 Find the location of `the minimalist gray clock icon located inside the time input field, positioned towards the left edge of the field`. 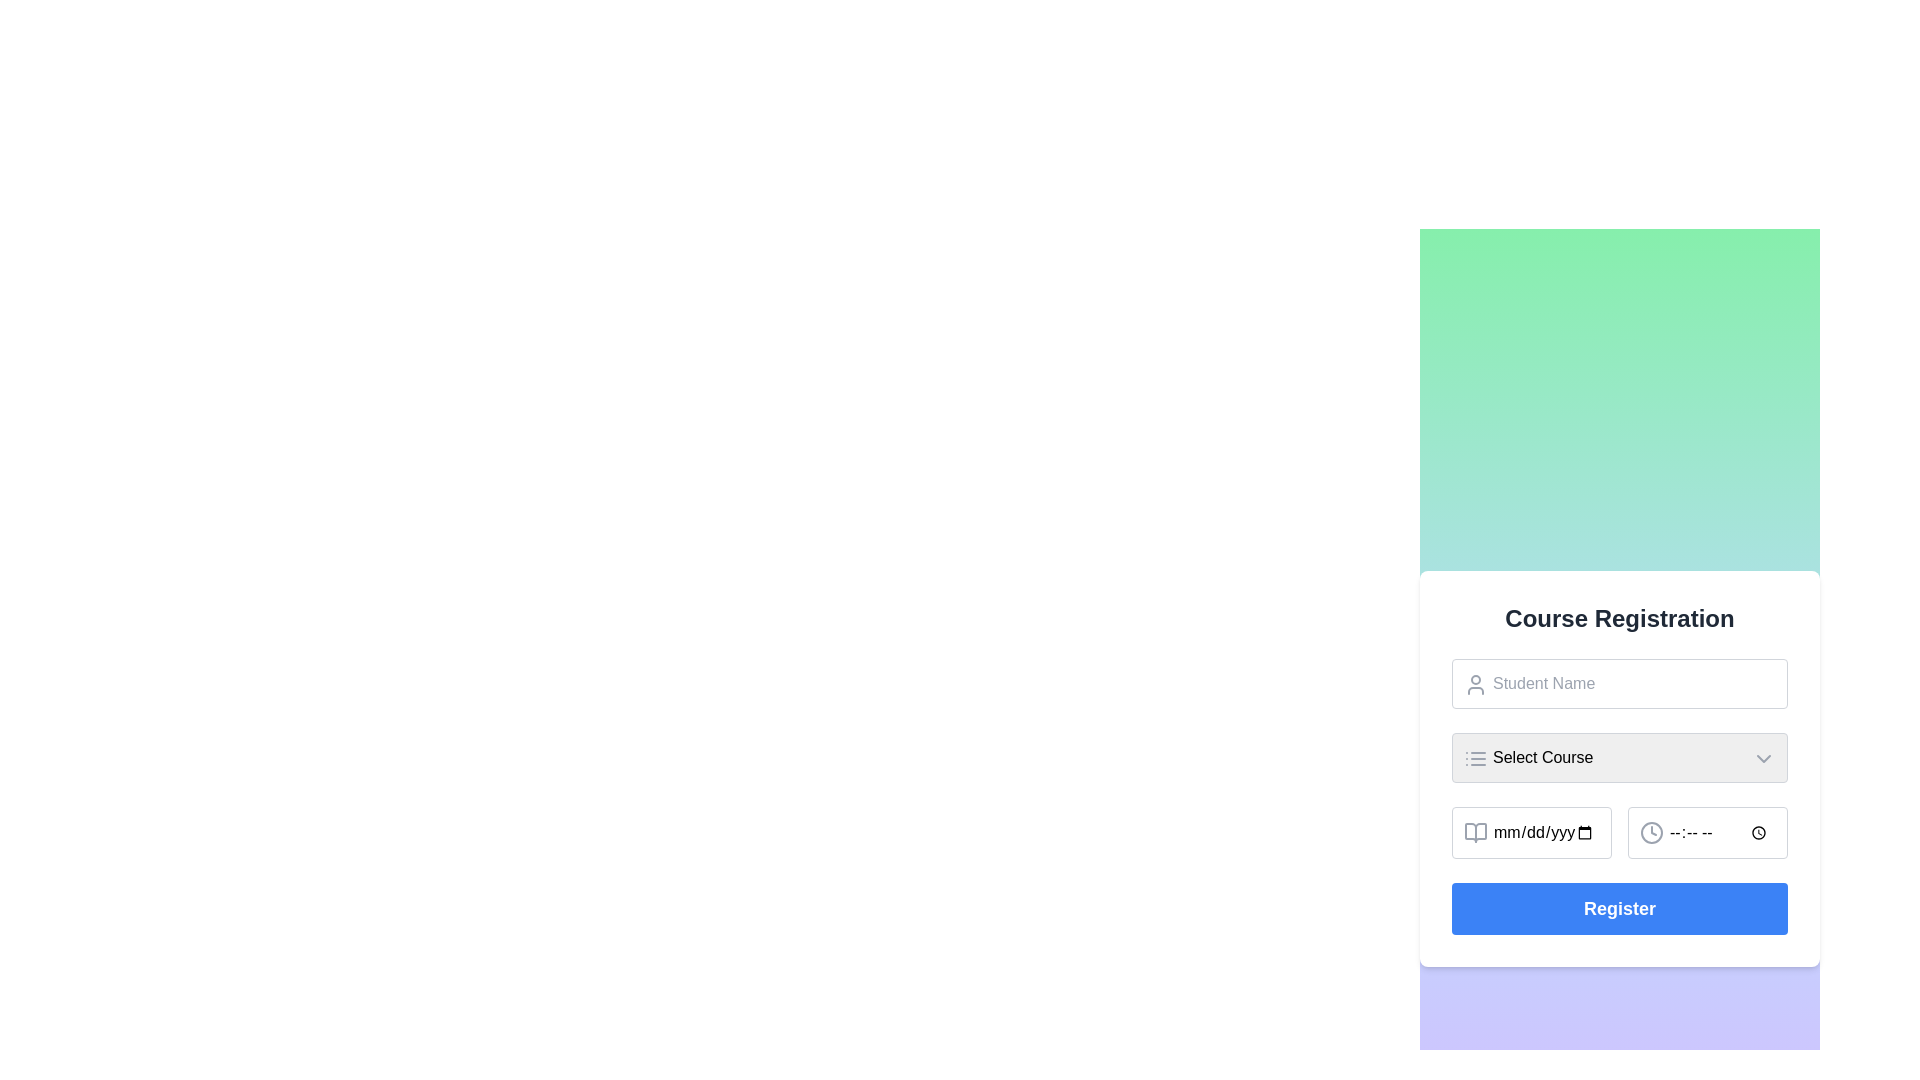

the minimalist gray clock icon located inside the time input field, positioned towards the left edge of the field is located at coordinates (1651, 833).